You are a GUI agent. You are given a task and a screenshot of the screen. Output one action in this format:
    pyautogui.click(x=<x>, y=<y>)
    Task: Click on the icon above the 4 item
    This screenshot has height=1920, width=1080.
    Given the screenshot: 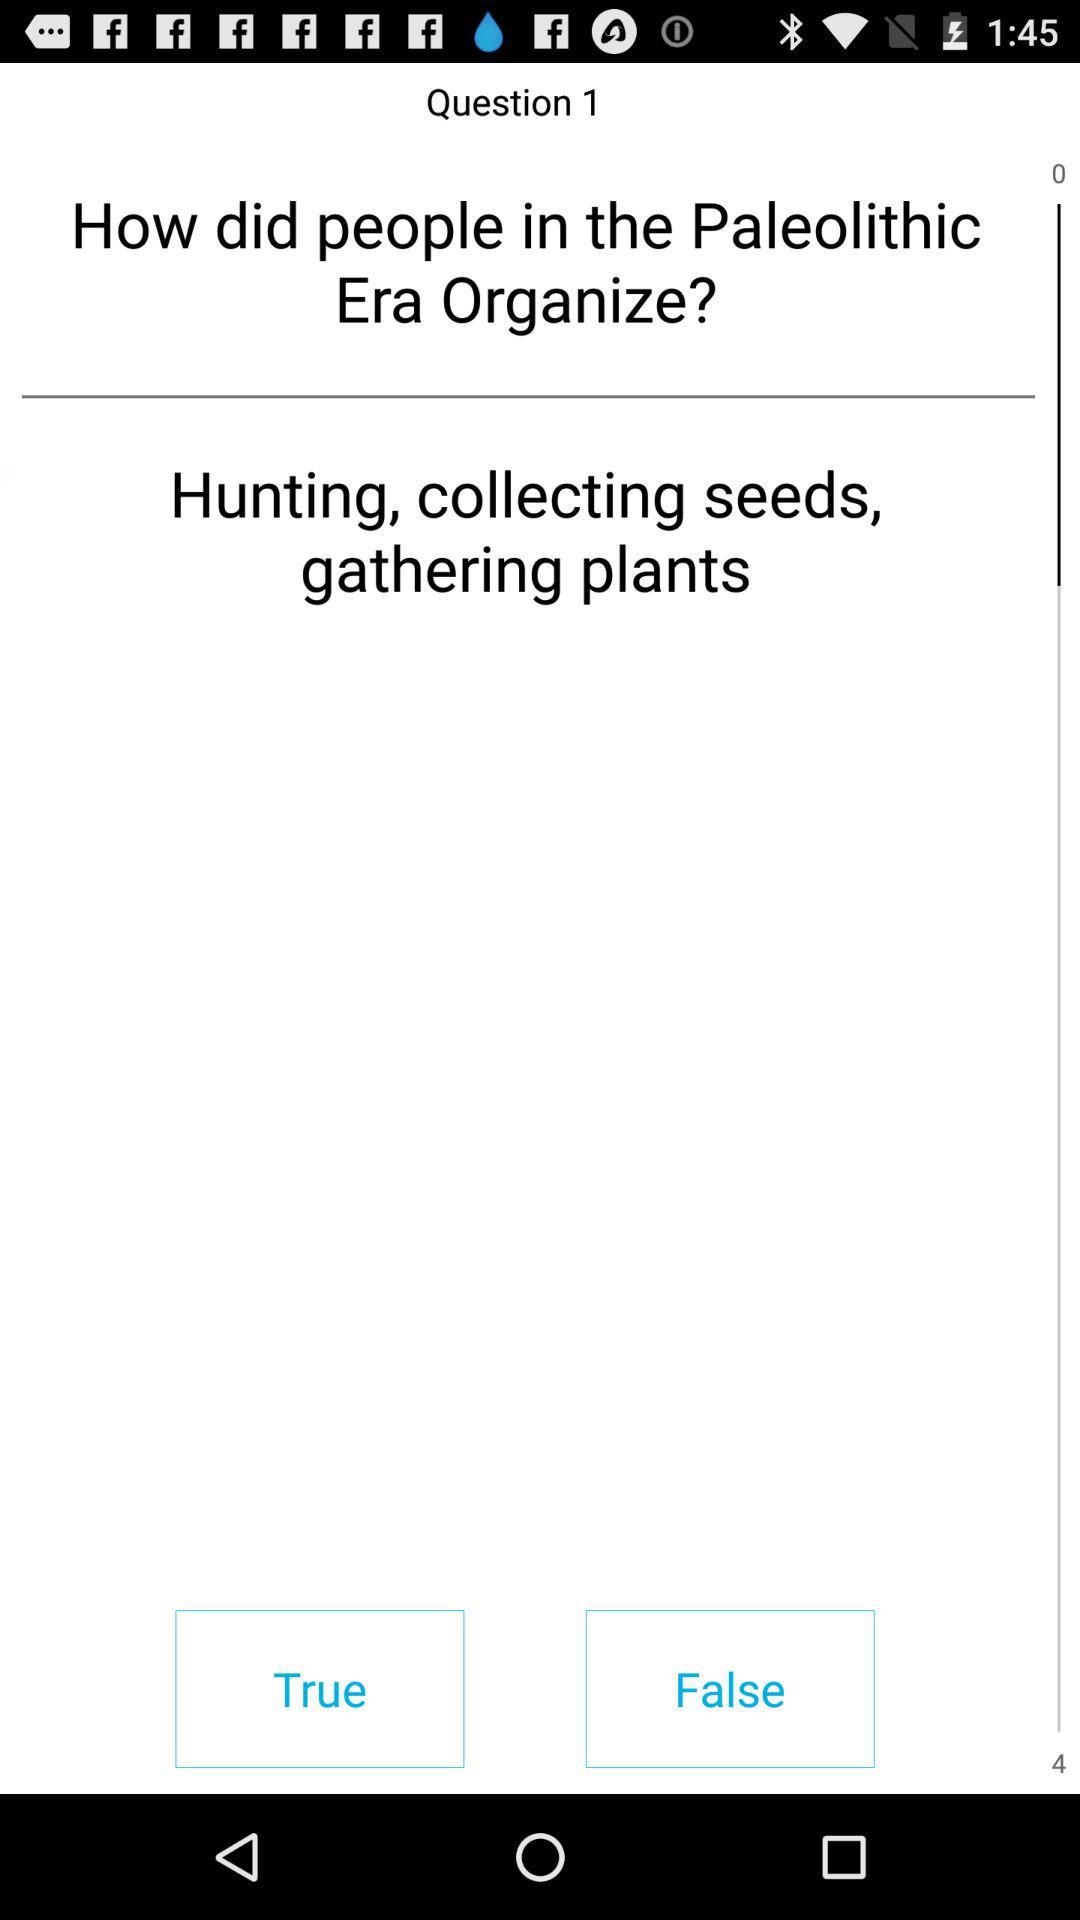 What is the action you would take?
    pyautogui.click(x=1058, y=1539)
    